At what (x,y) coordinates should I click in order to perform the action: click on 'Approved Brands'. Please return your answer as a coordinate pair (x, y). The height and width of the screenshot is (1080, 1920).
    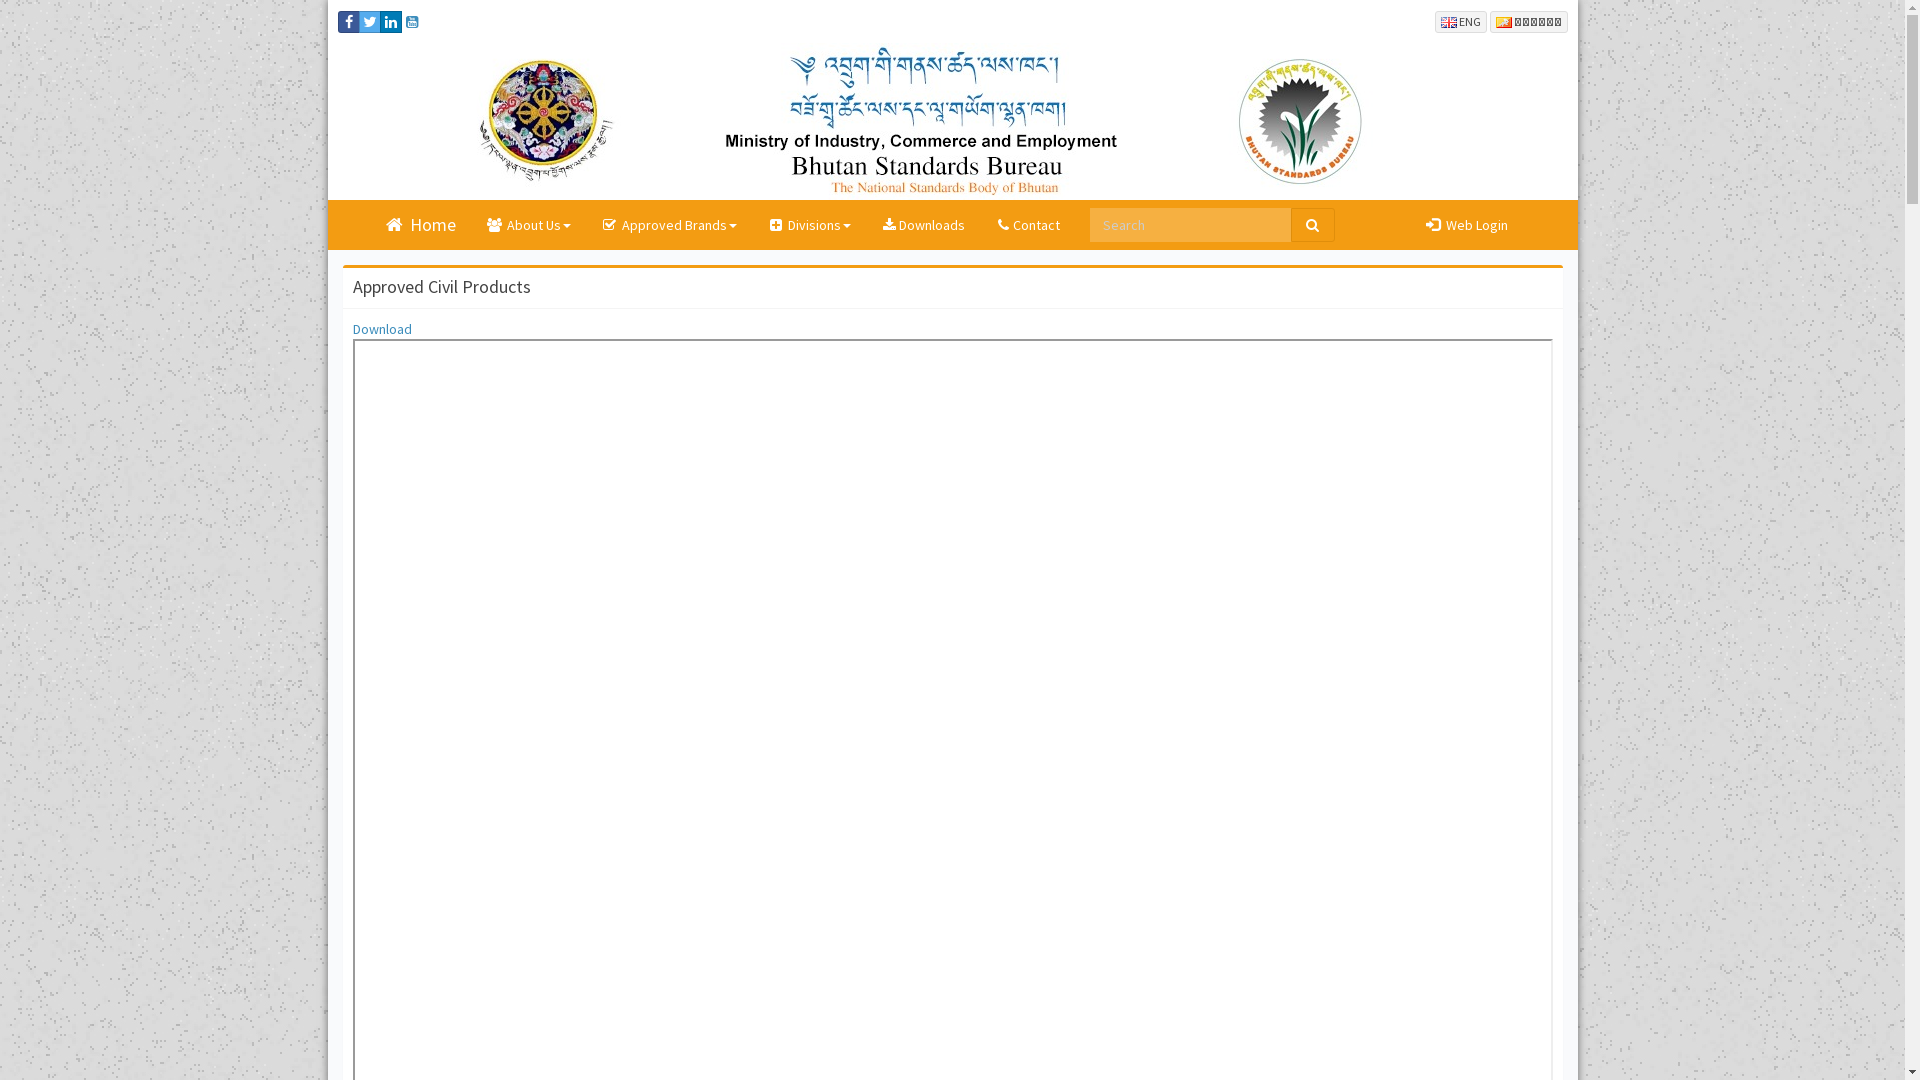
    Looking at the image, I should click on (668, 224).